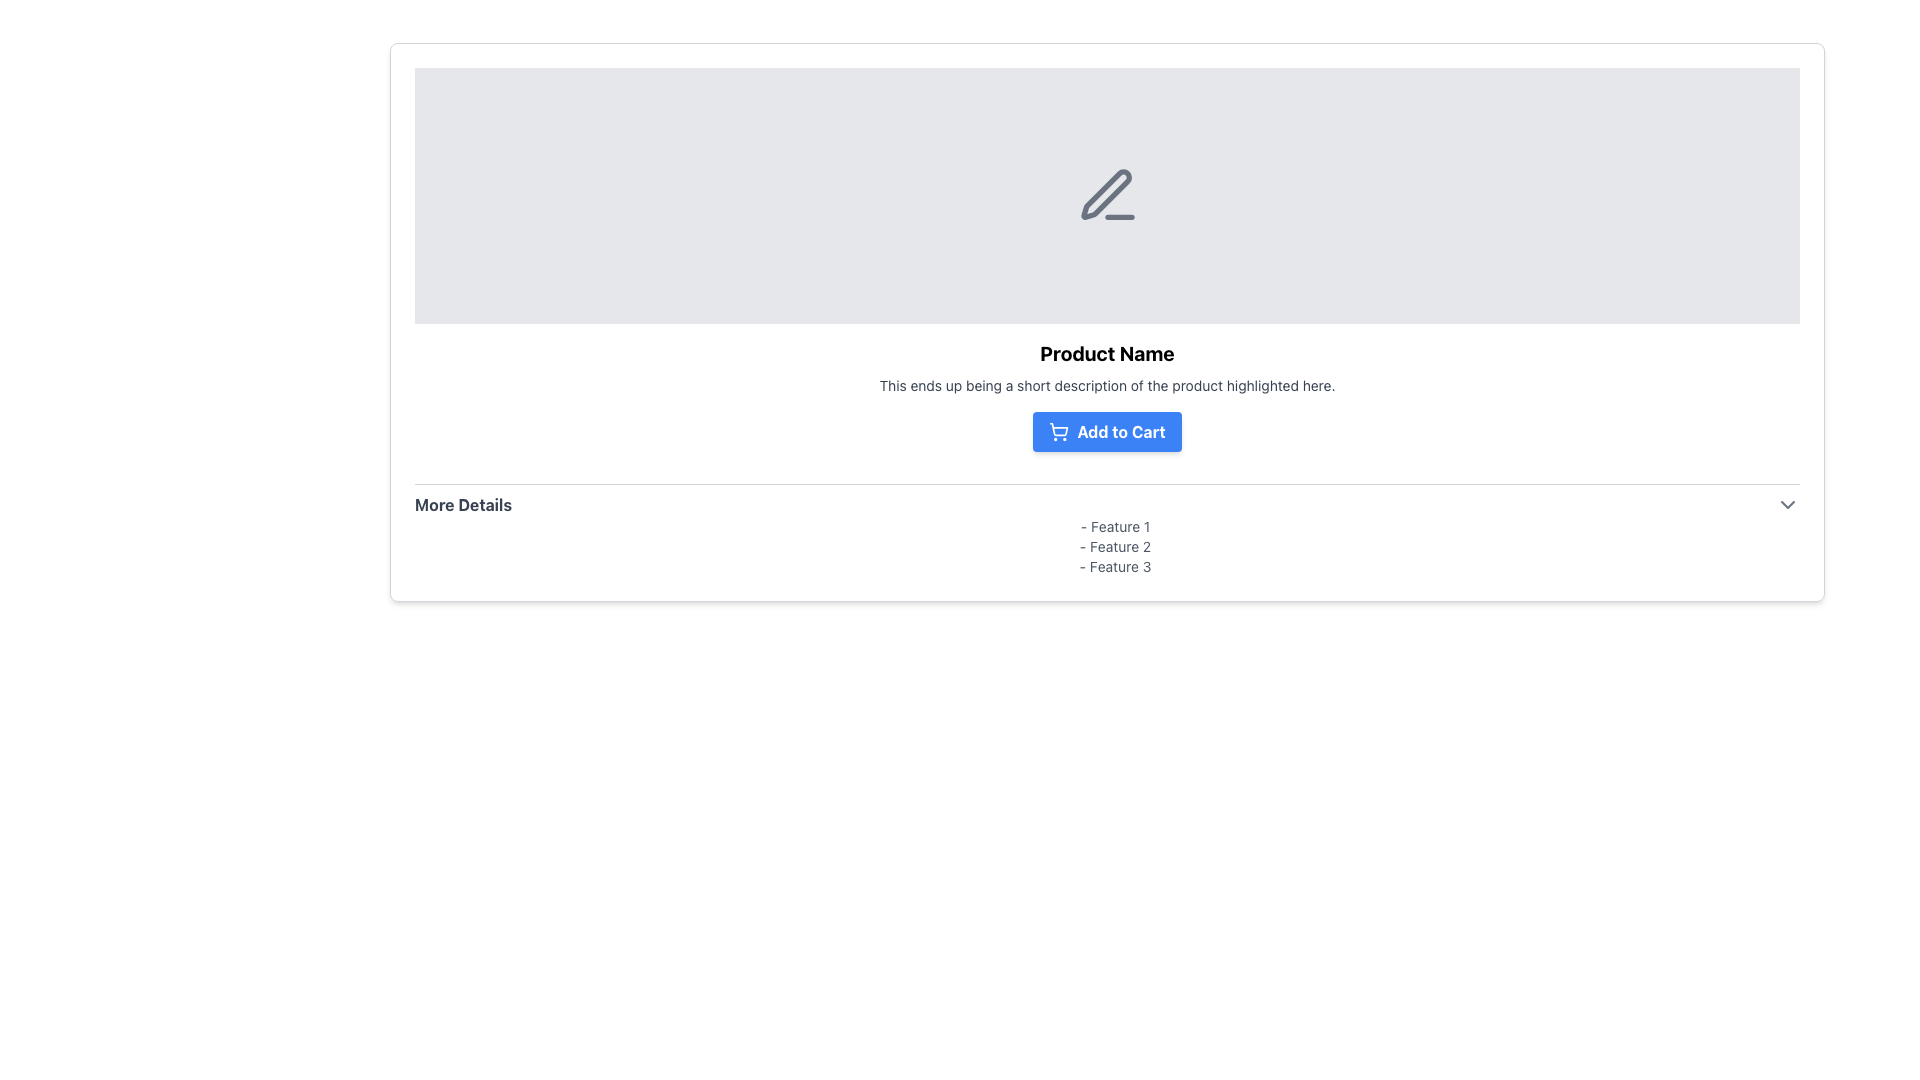  Describe the element at coordinates (1114, 547) in the screenshot. I see `informative text label that provides details about the product, specifically the second entry in a list of features below the product description` at that location.